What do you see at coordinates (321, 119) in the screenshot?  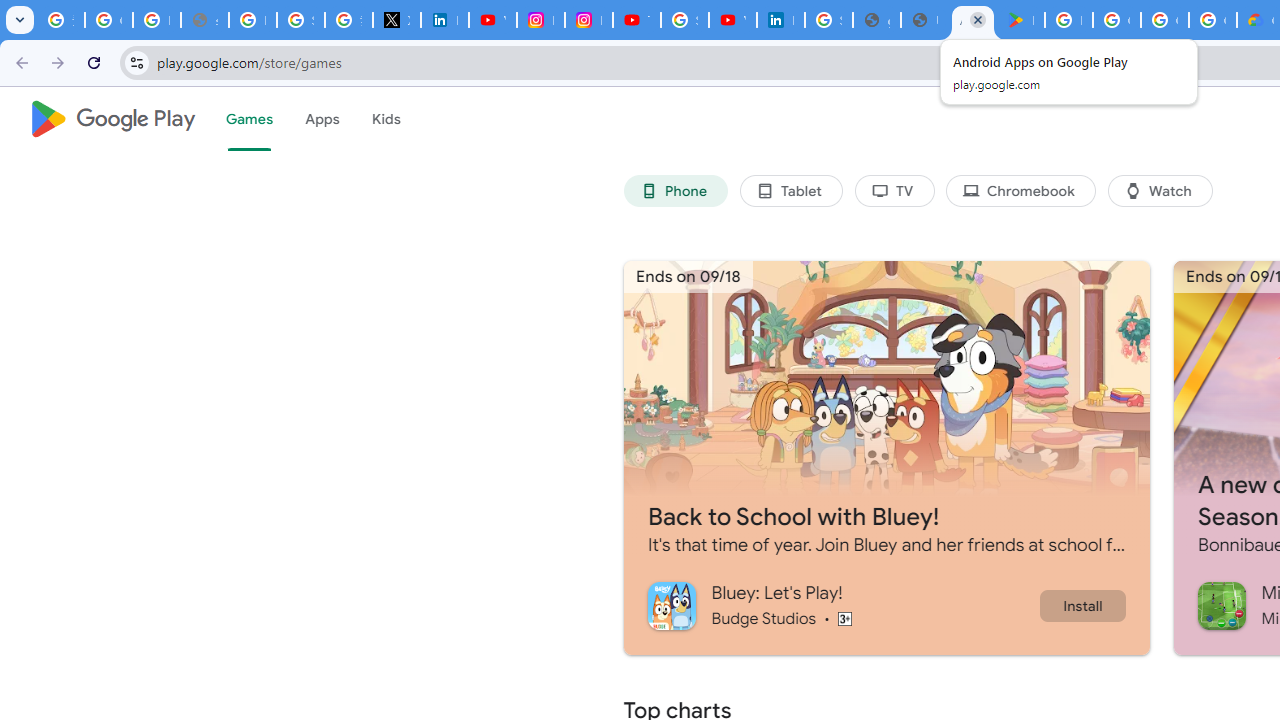 I see `'Apps'` at bounding box center [321, 119].